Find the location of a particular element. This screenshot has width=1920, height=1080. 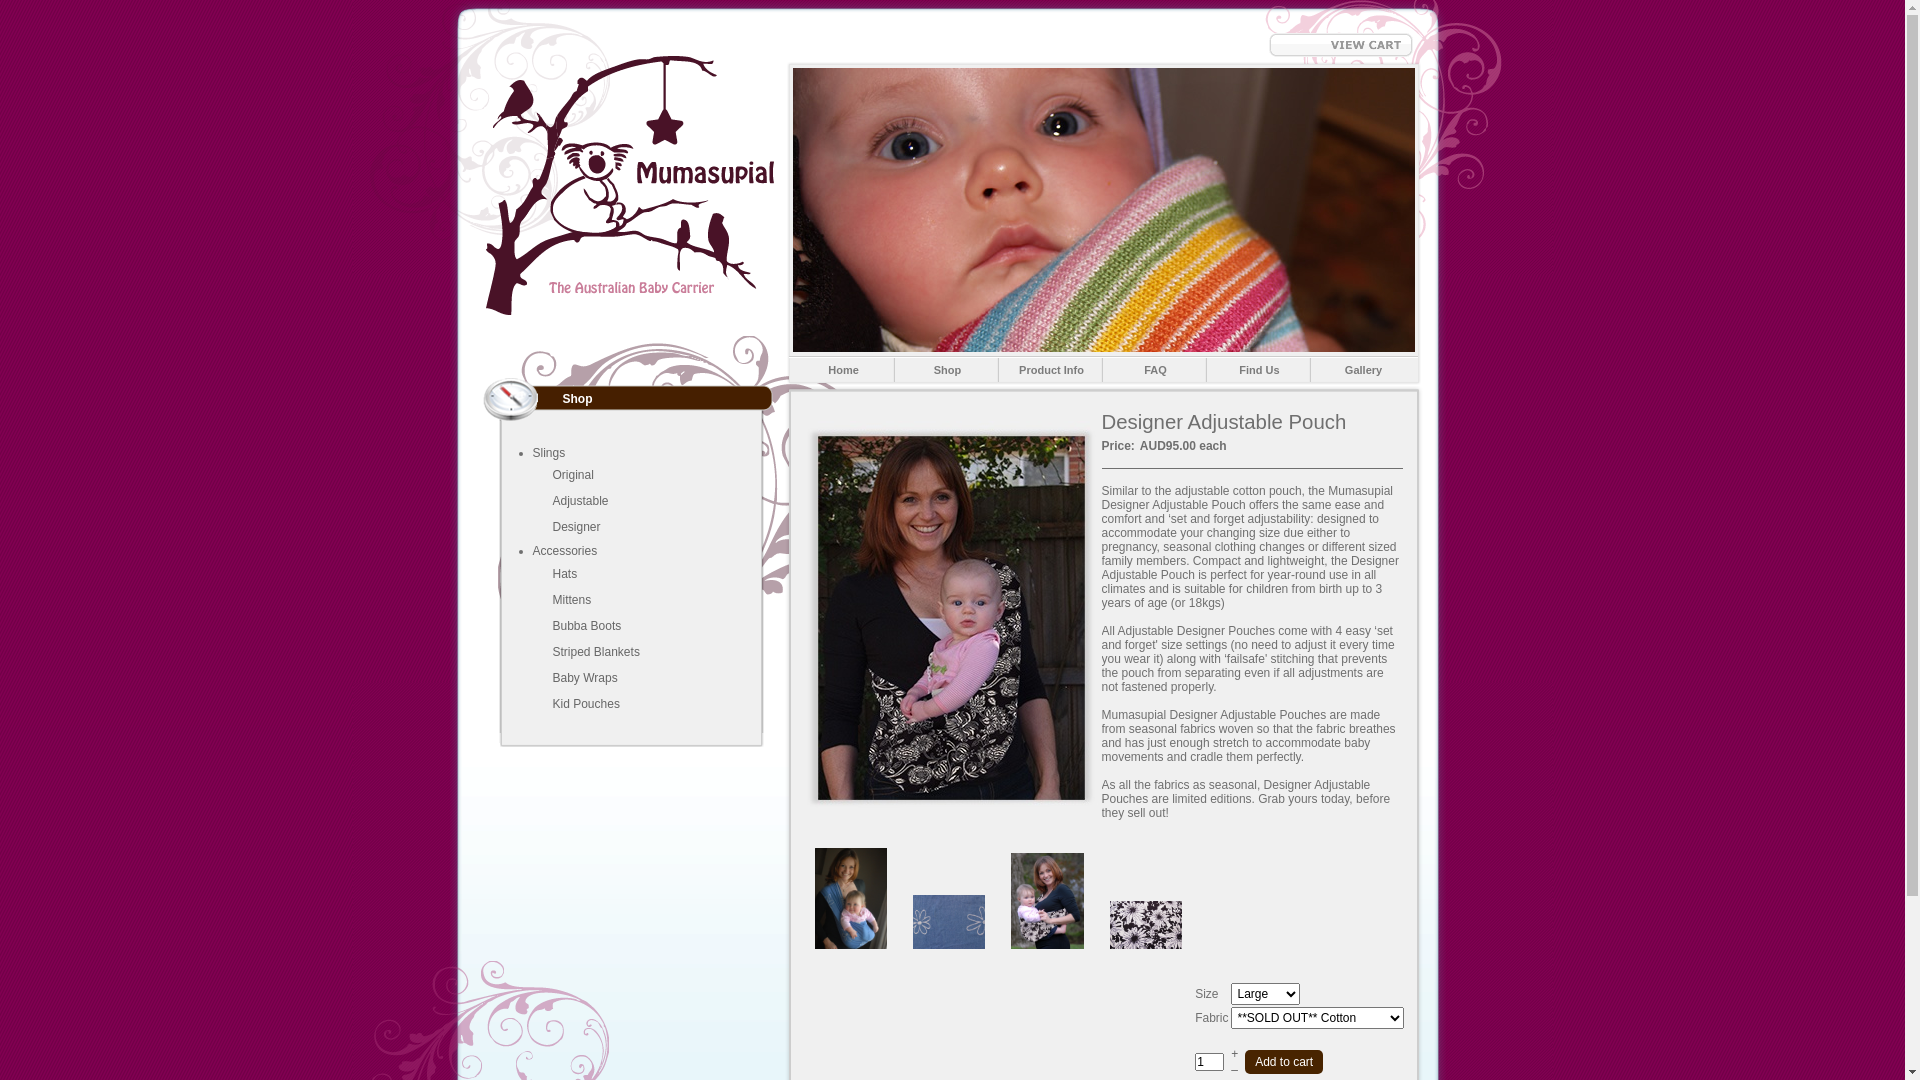

'Home' is located at coordinates (843, 371).